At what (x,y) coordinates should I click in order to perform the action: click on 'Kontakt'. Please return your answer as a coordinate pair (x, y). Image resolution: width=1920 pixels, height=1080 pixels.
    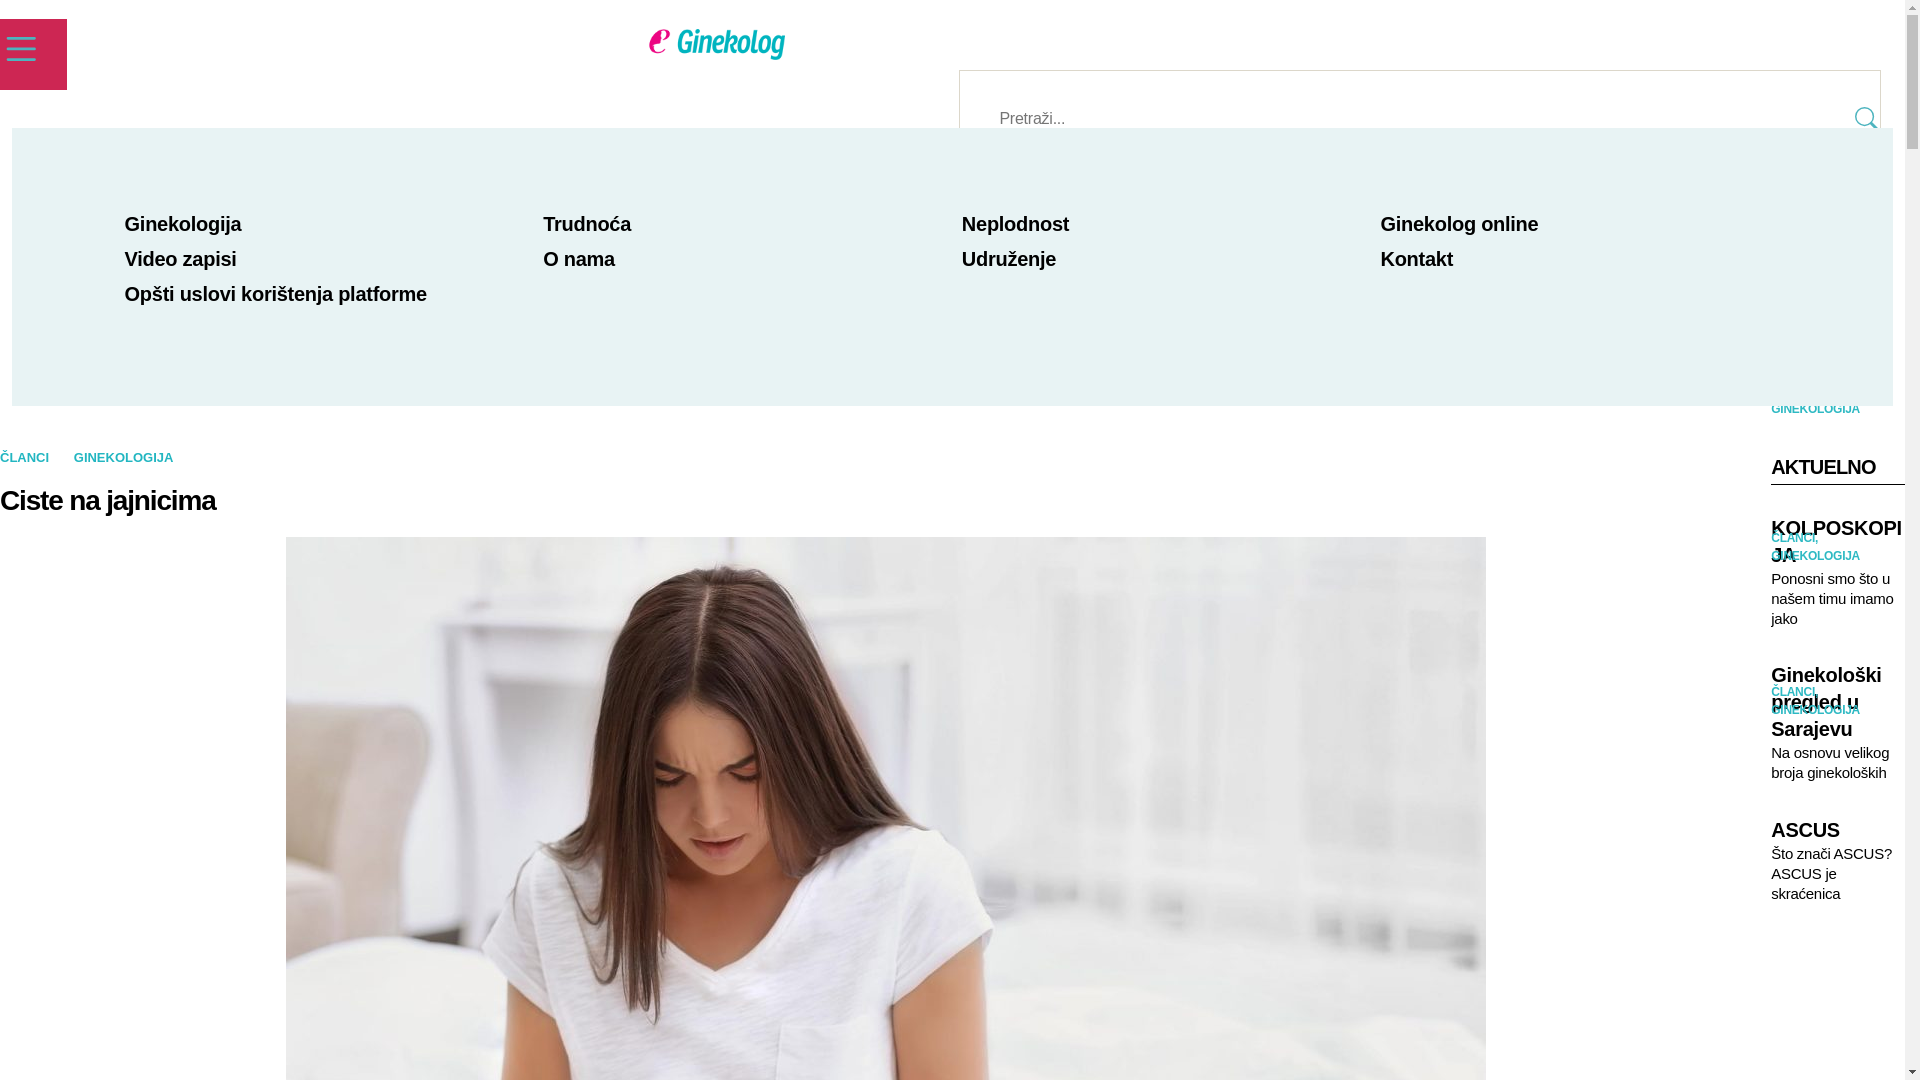
    Looking at the image, I should click on (1415, 257).